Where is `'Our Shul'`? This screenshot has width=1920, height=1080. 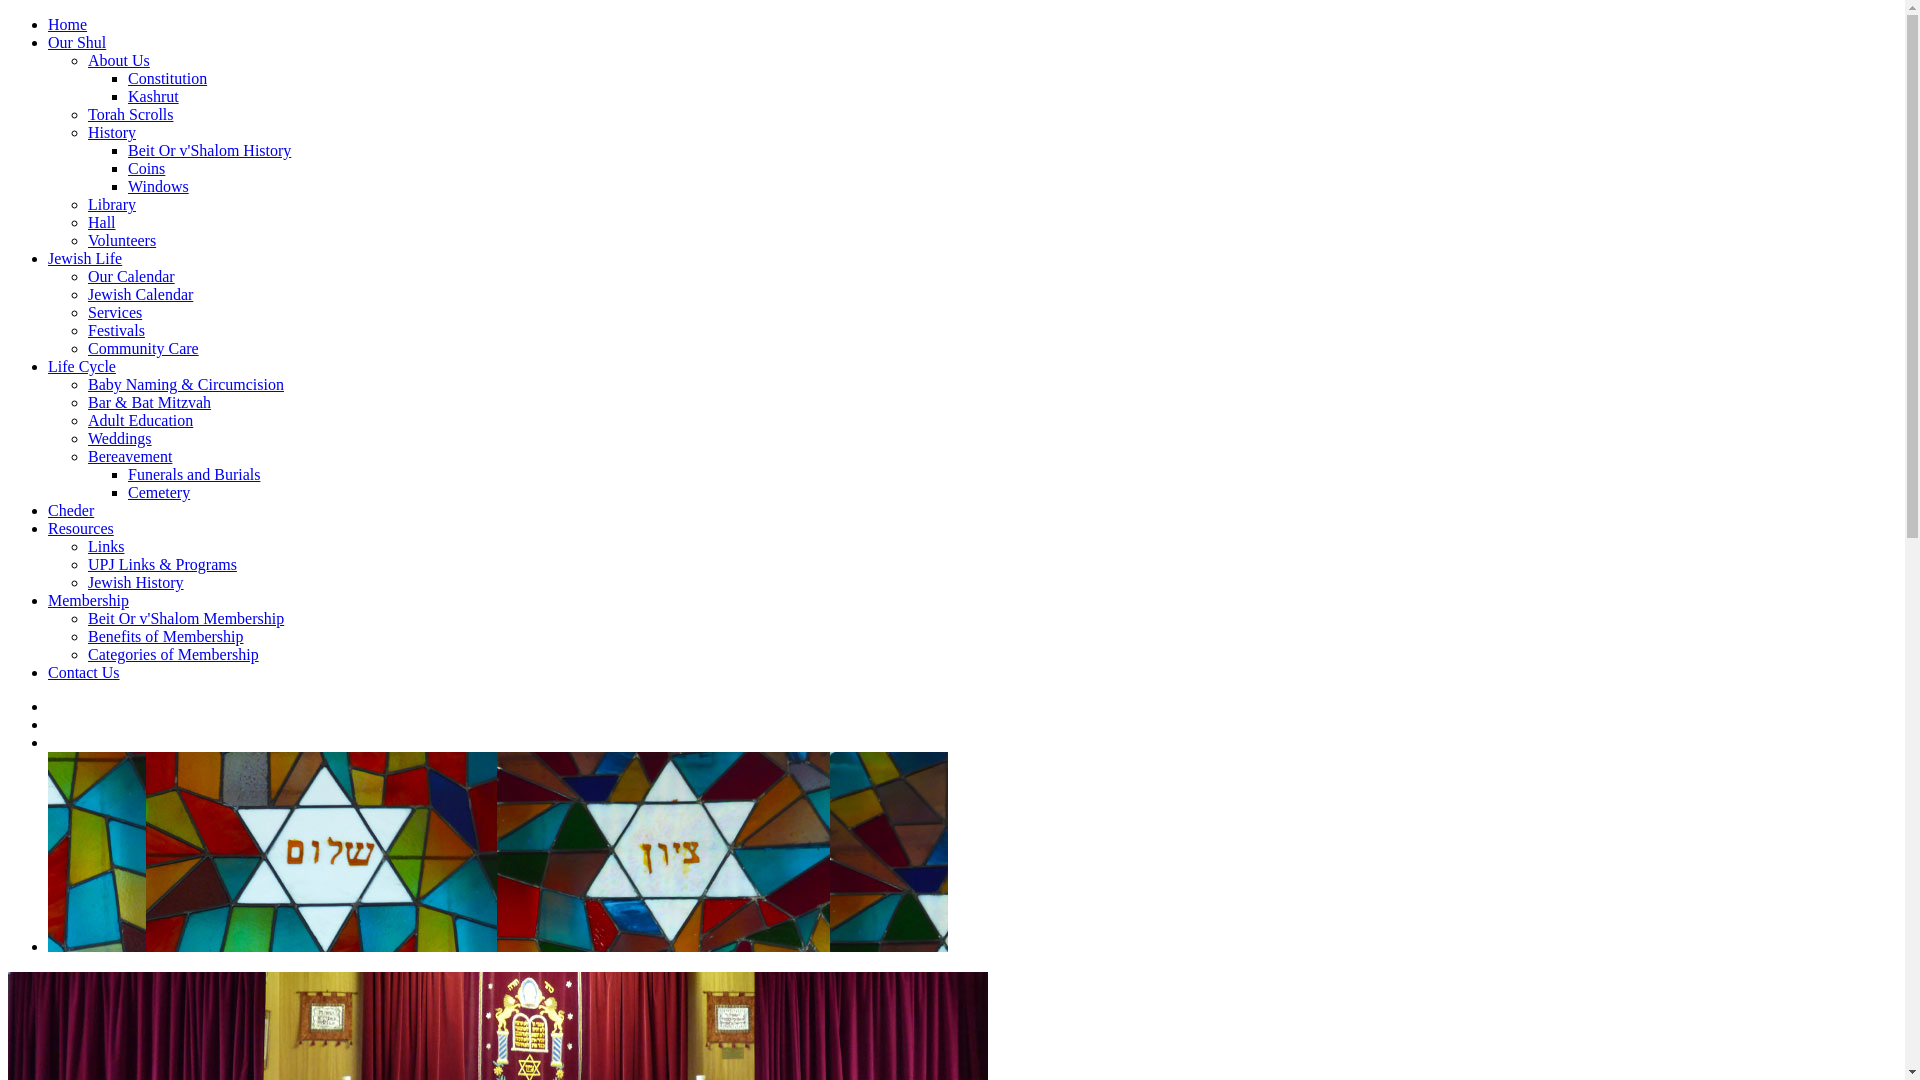 'Our Shul' is located at coordinates (76, 42).